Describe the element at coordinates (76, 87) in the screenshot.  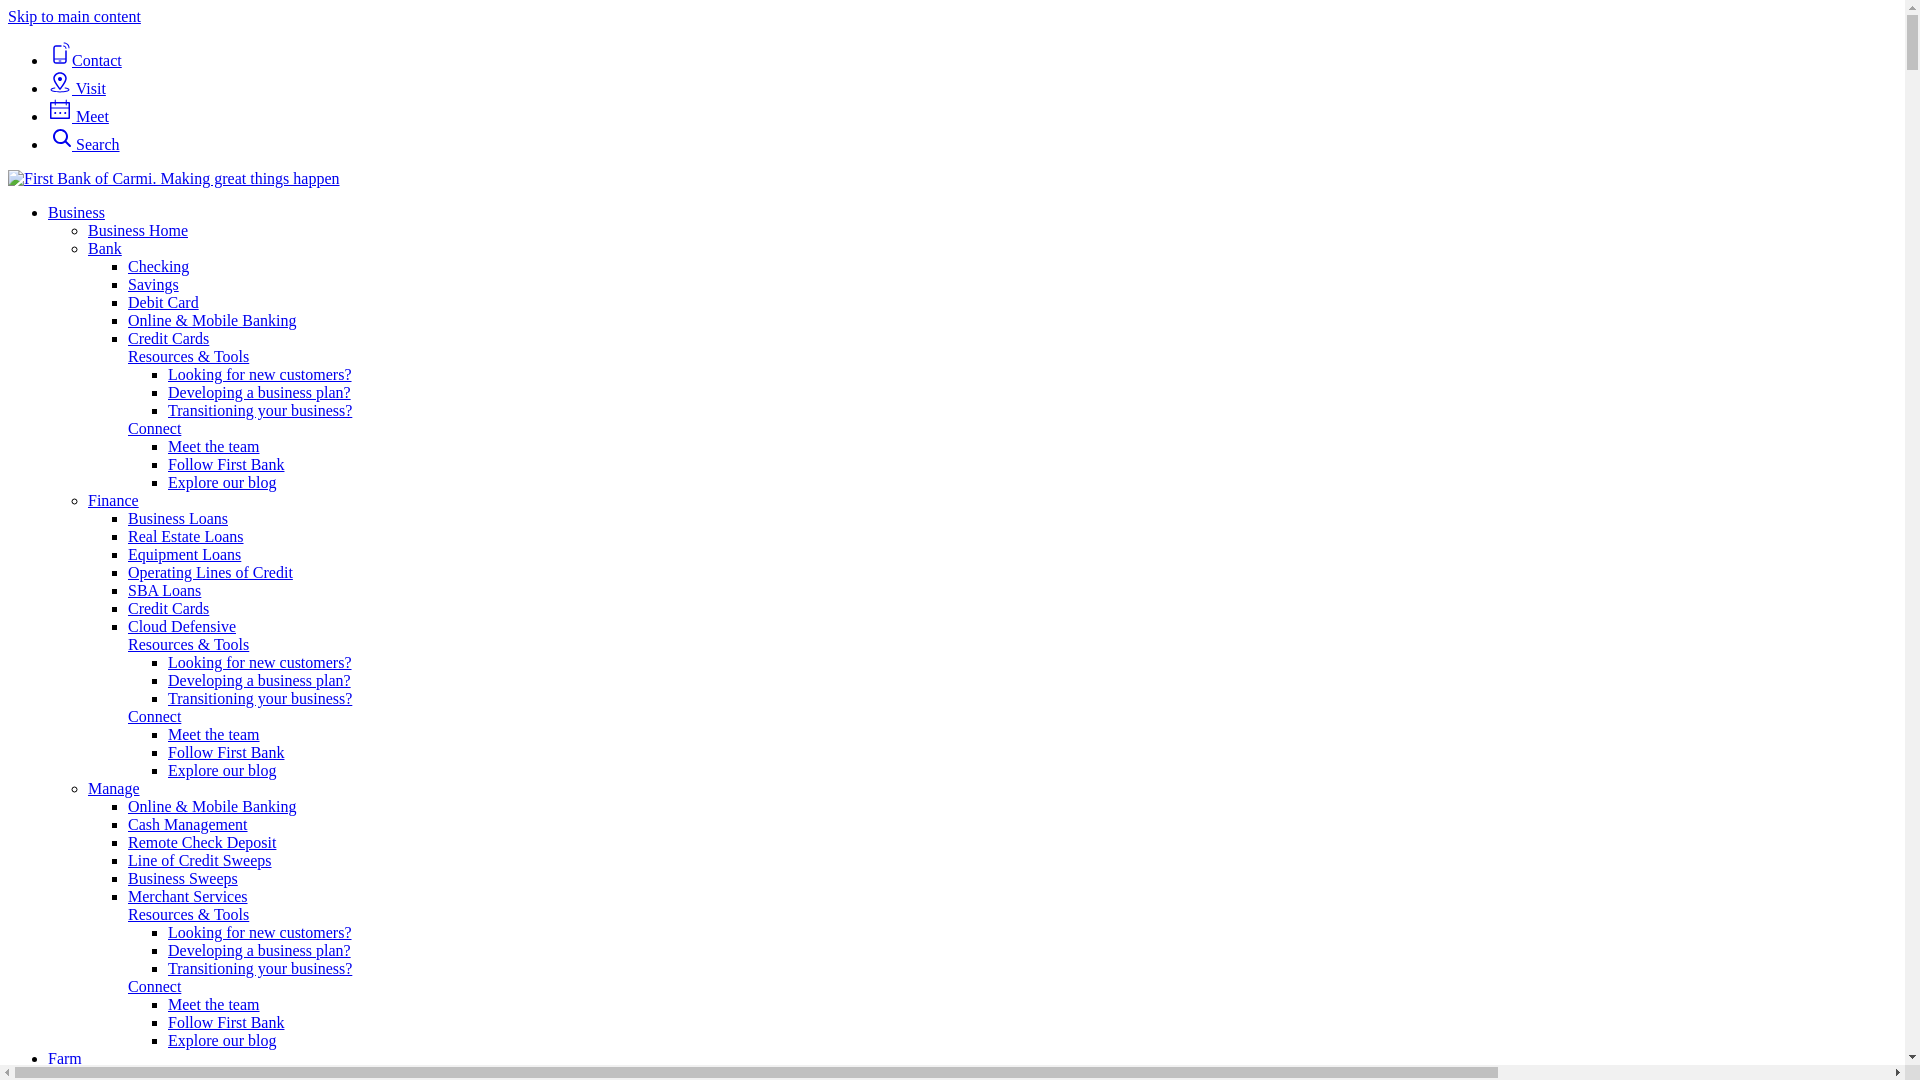
I see `'Visit'` at that location.